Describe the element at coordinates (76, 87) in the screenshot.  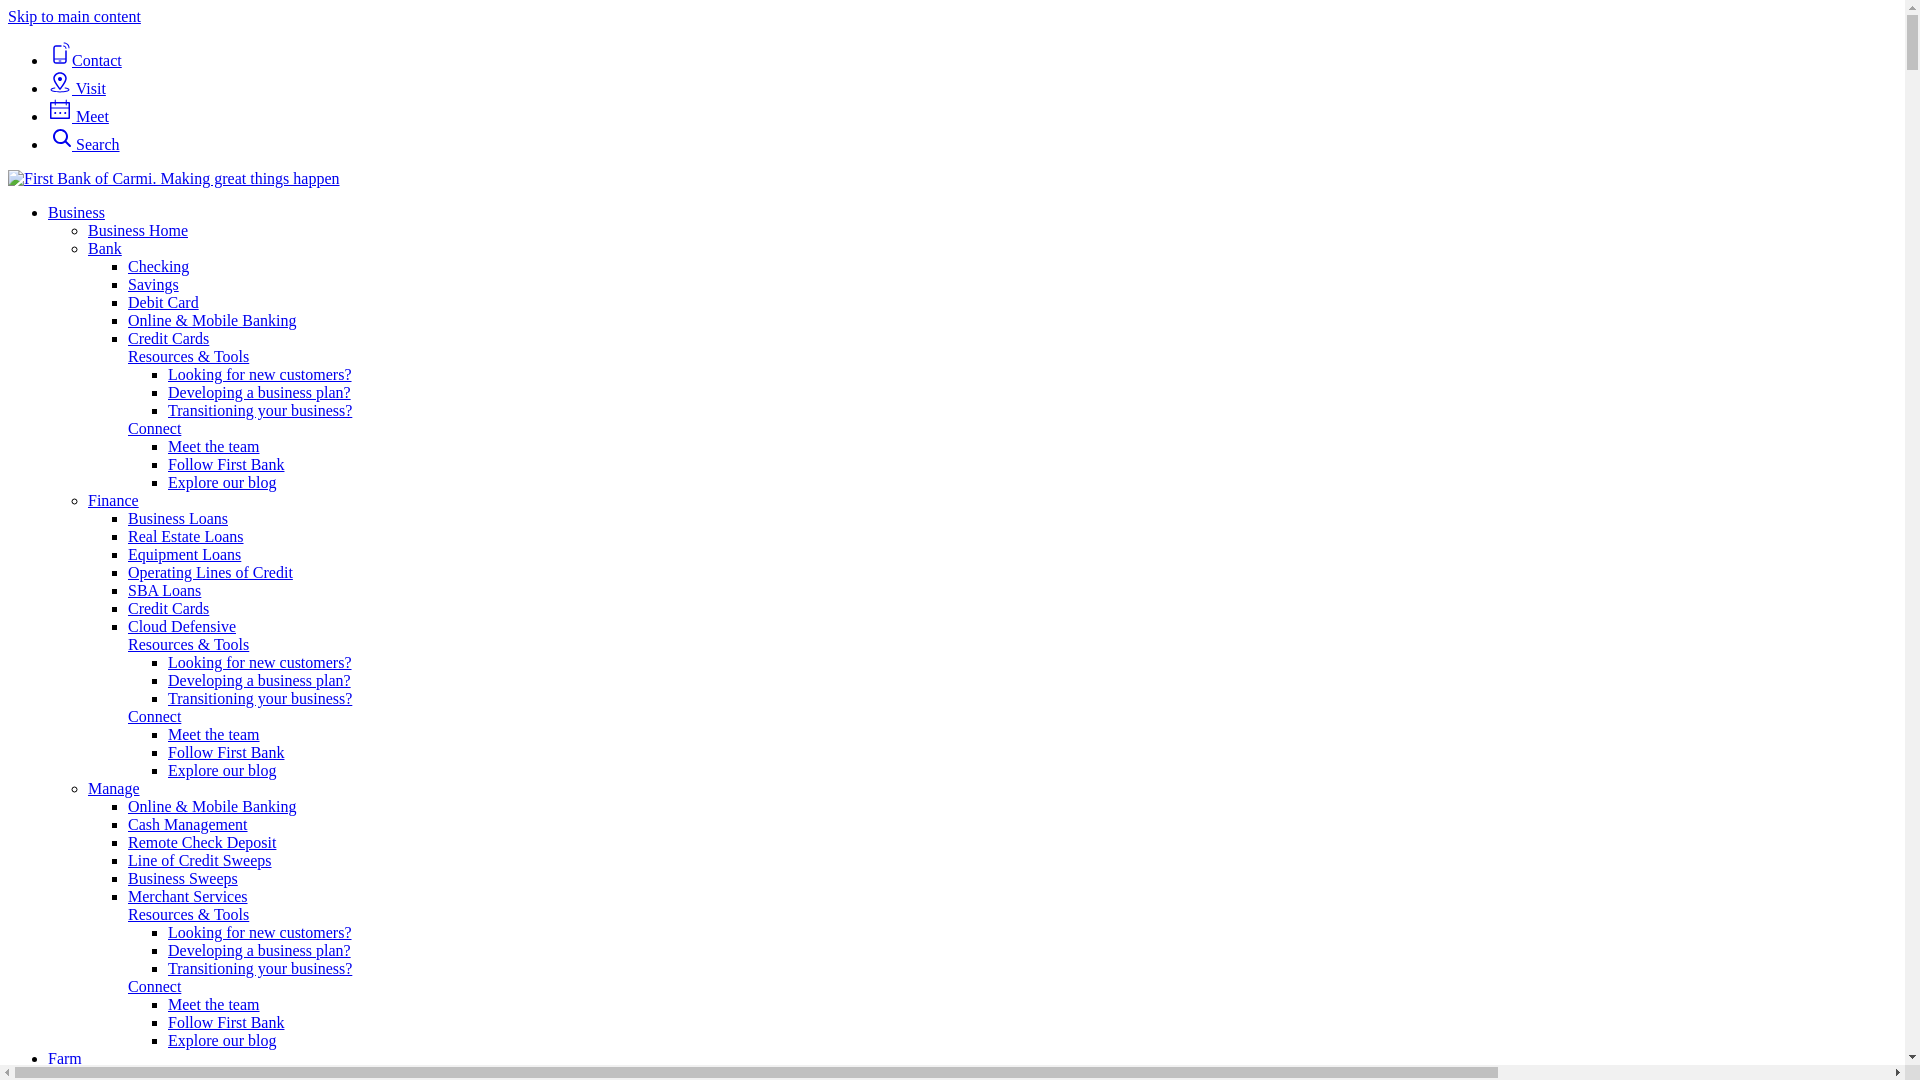
I see `'Visit'` at that location.